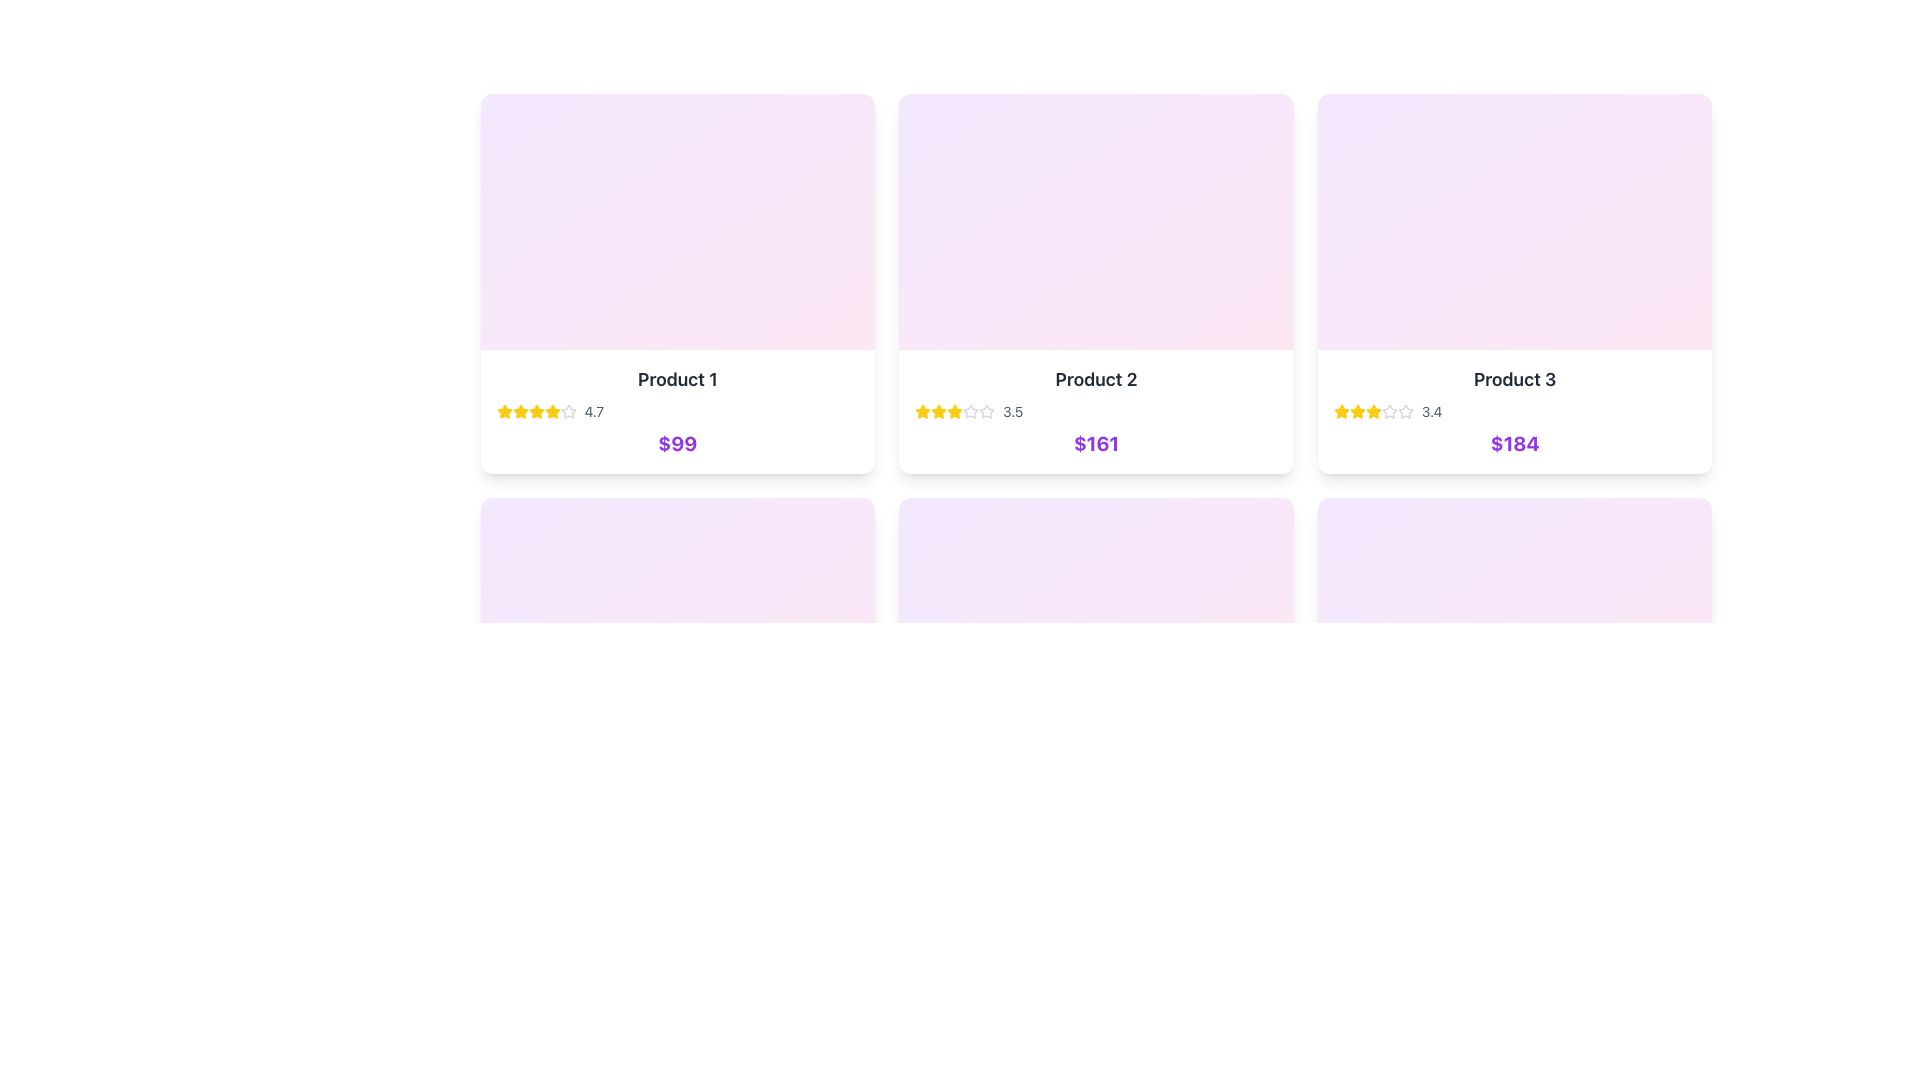 Image resolution: width=1920 pixels, height=1080 pixels. I want to click on the product card displaying information about a product, located as the second card in the top row of a three-column grid layout, so click(1095, 284).